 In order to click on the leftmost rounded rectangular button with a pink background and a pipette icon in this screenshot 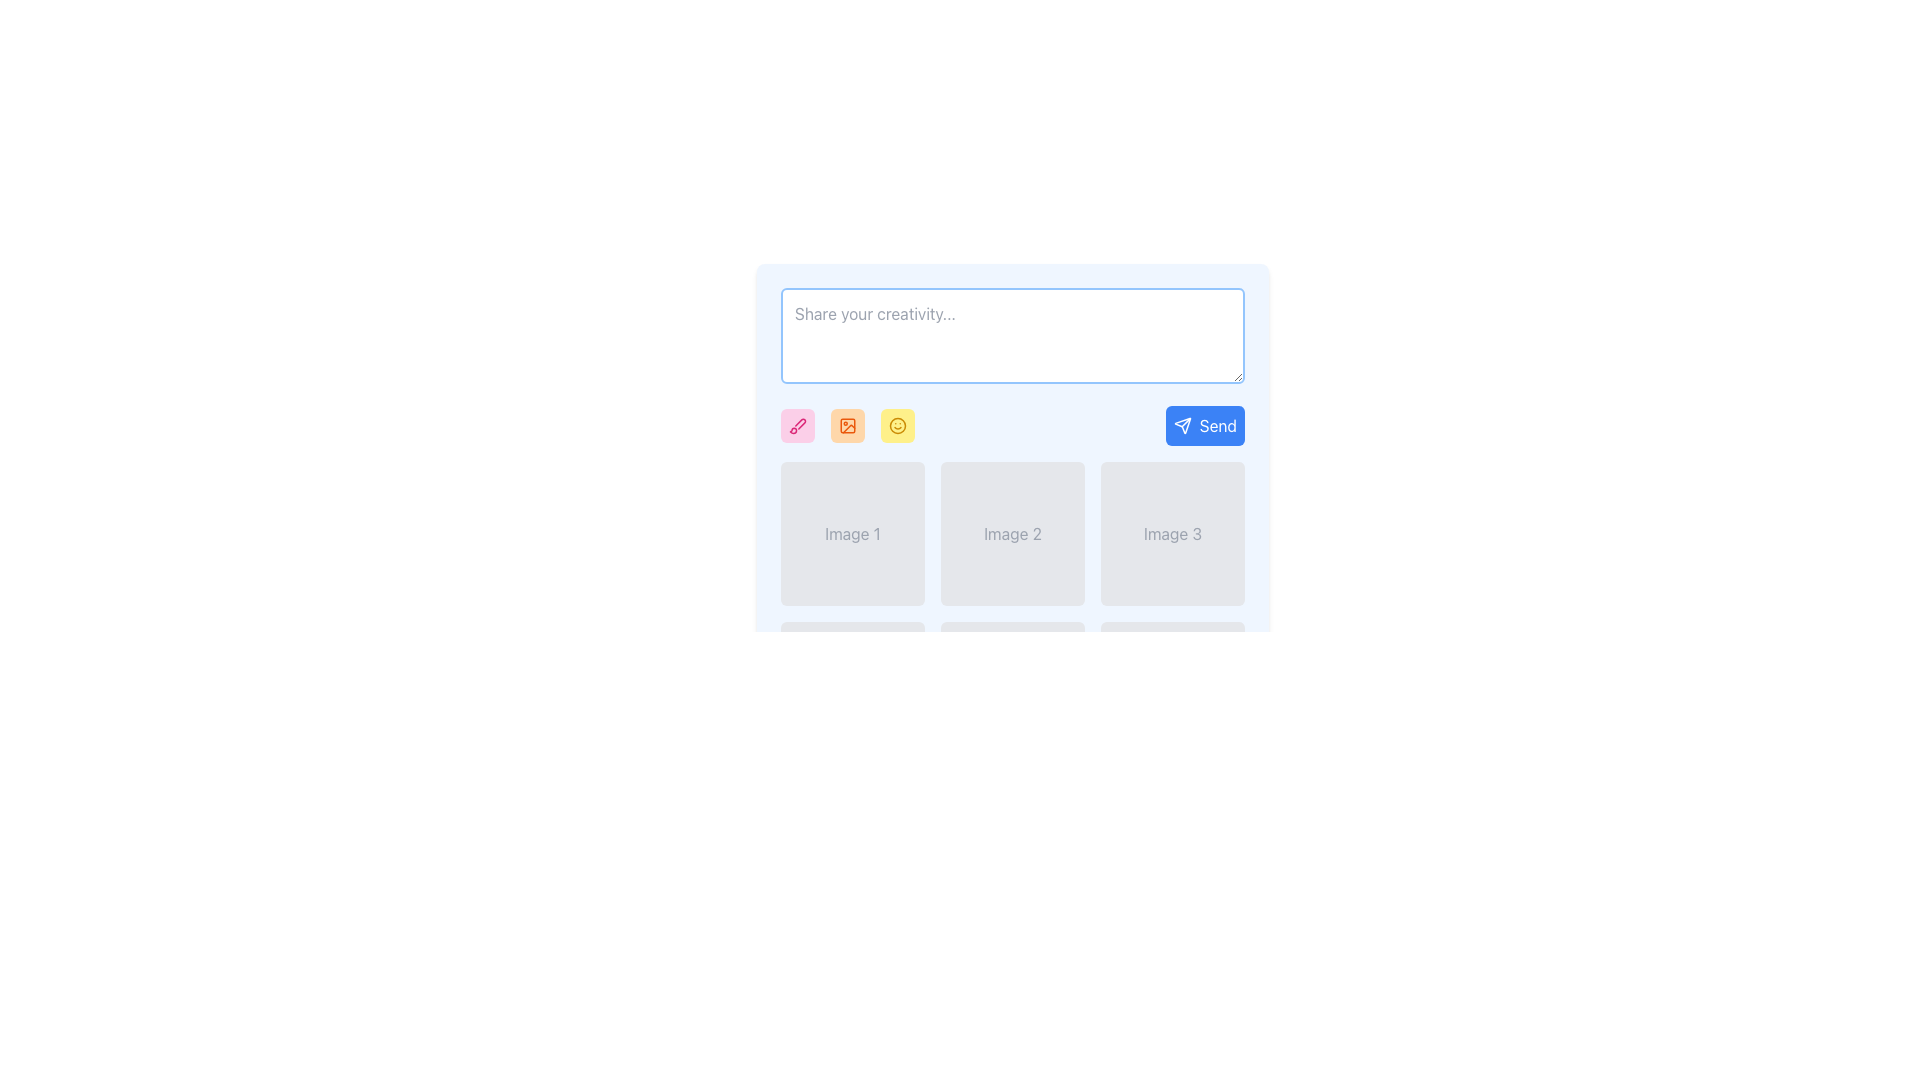, I will do `click(796, 424)`.